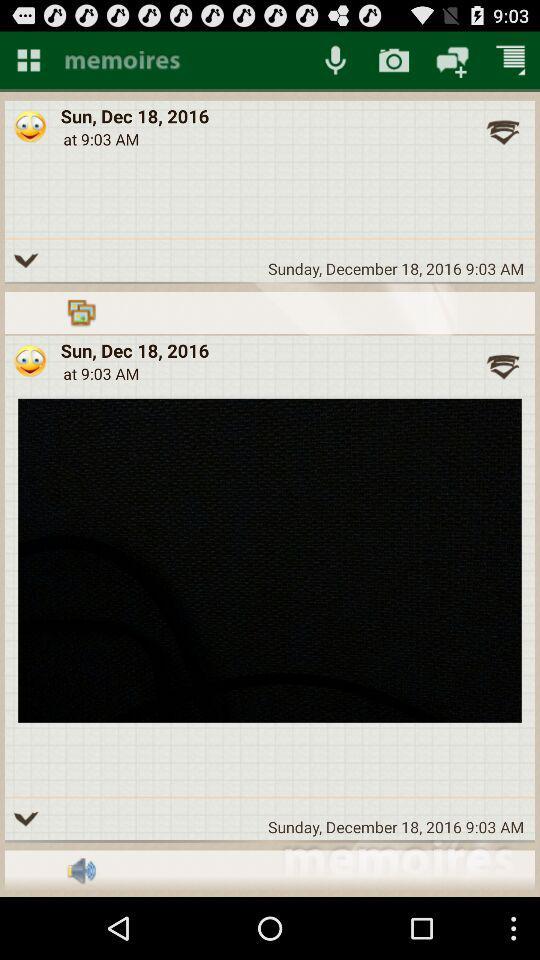 The height and width of the screenshot is (960, 540). Describe the element at coordinates (27, 64) in the screenshot. I see `the dashboard icon` at that location.